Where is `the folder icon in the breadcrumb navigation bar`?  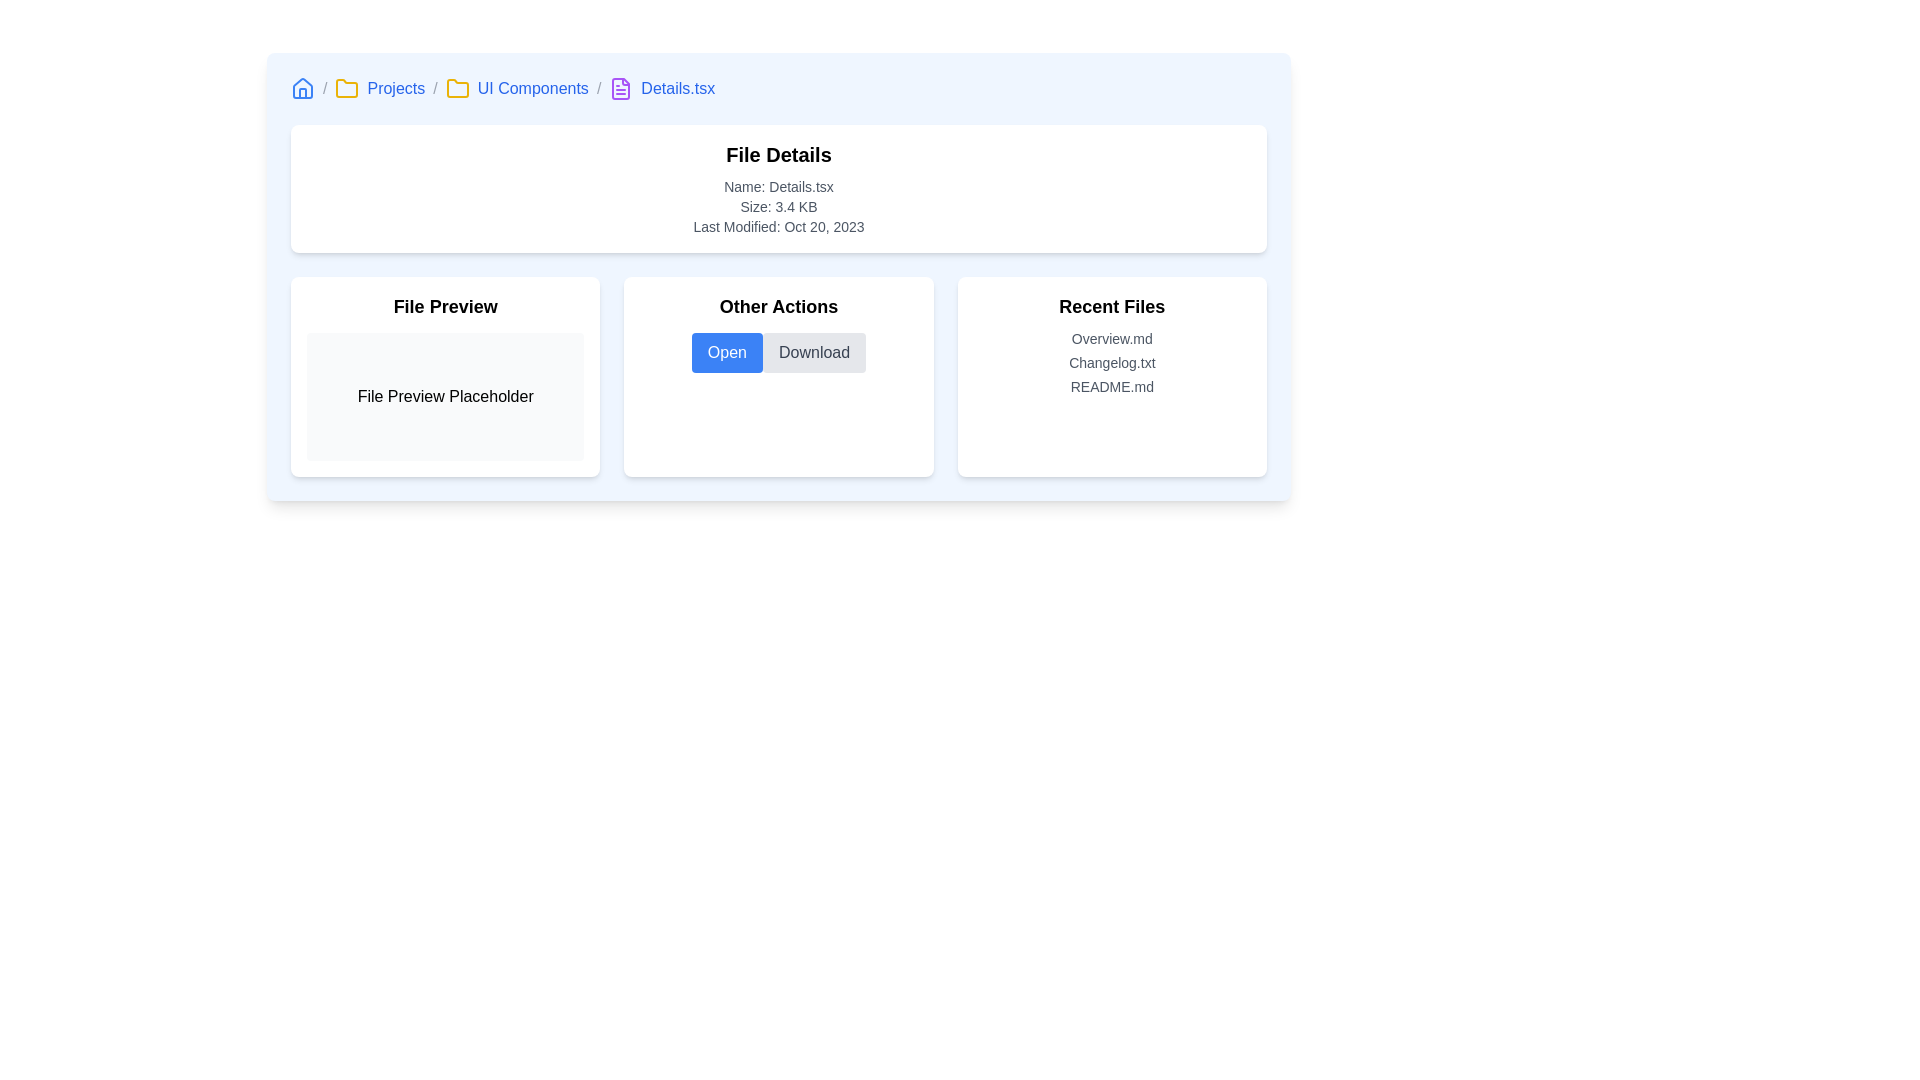
the folder icon in the breadcrumb navigation bar is located at coordinates (456, 87).